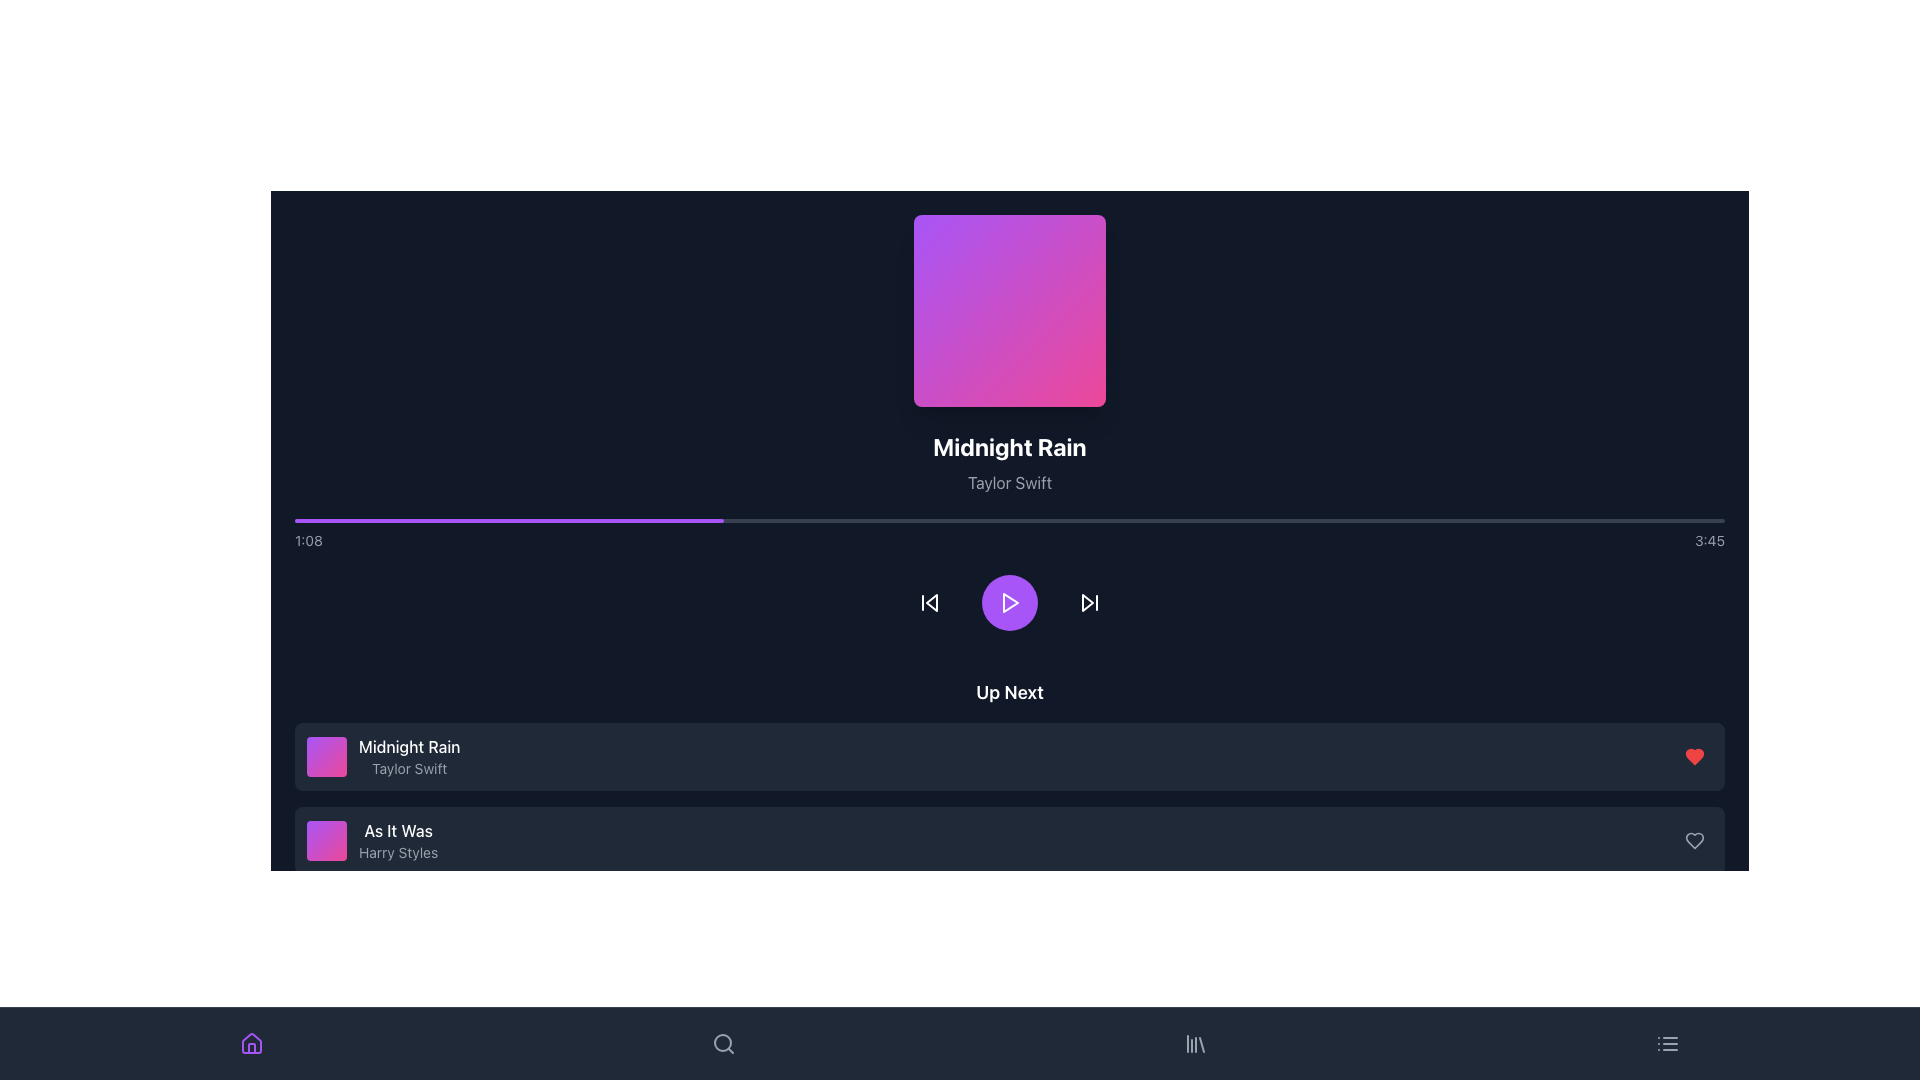 The height and width of the screenshot is (1080, 1920). Describe the element at coordinates (329, 519) in the screenshot. I see `the progress bar` at that location.